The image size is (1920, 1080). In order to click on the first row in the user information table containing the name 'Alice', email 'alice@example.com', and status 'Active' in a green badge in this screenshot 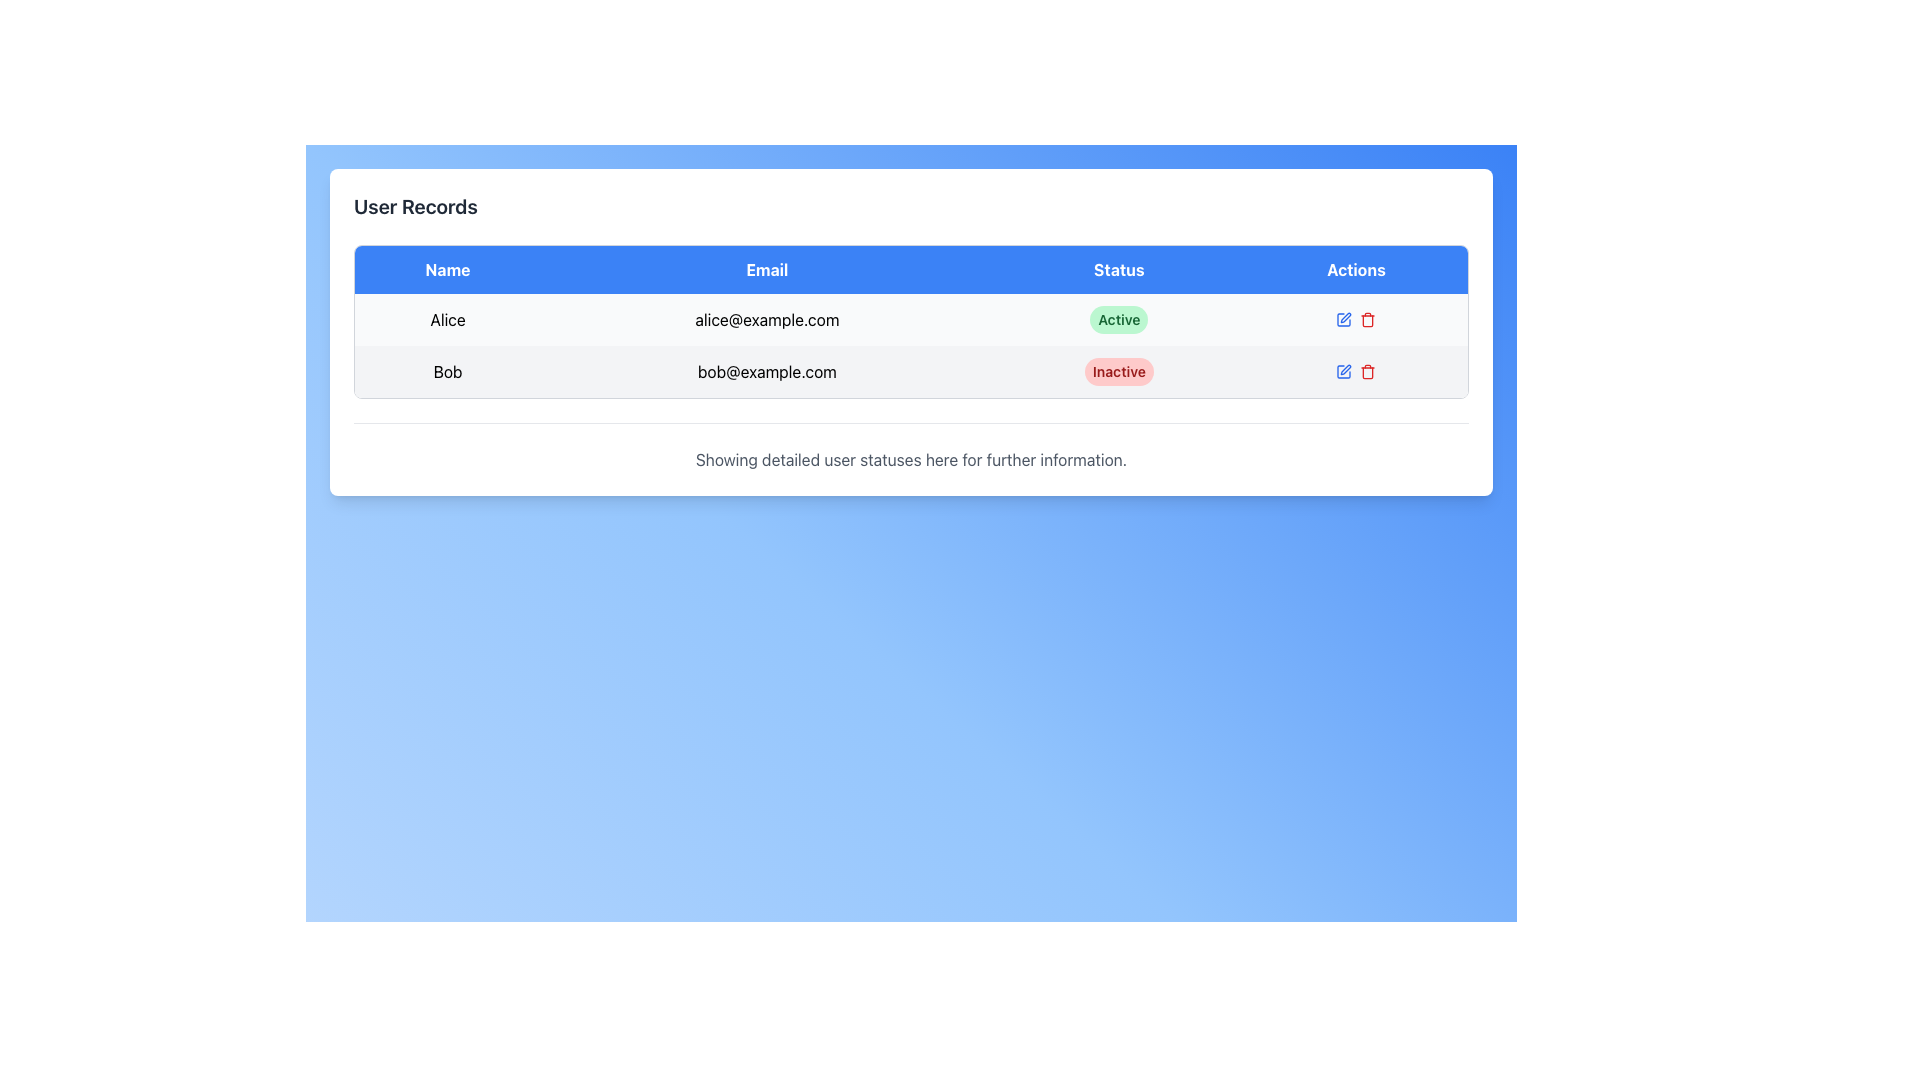, I will do `click(910, 319)`.